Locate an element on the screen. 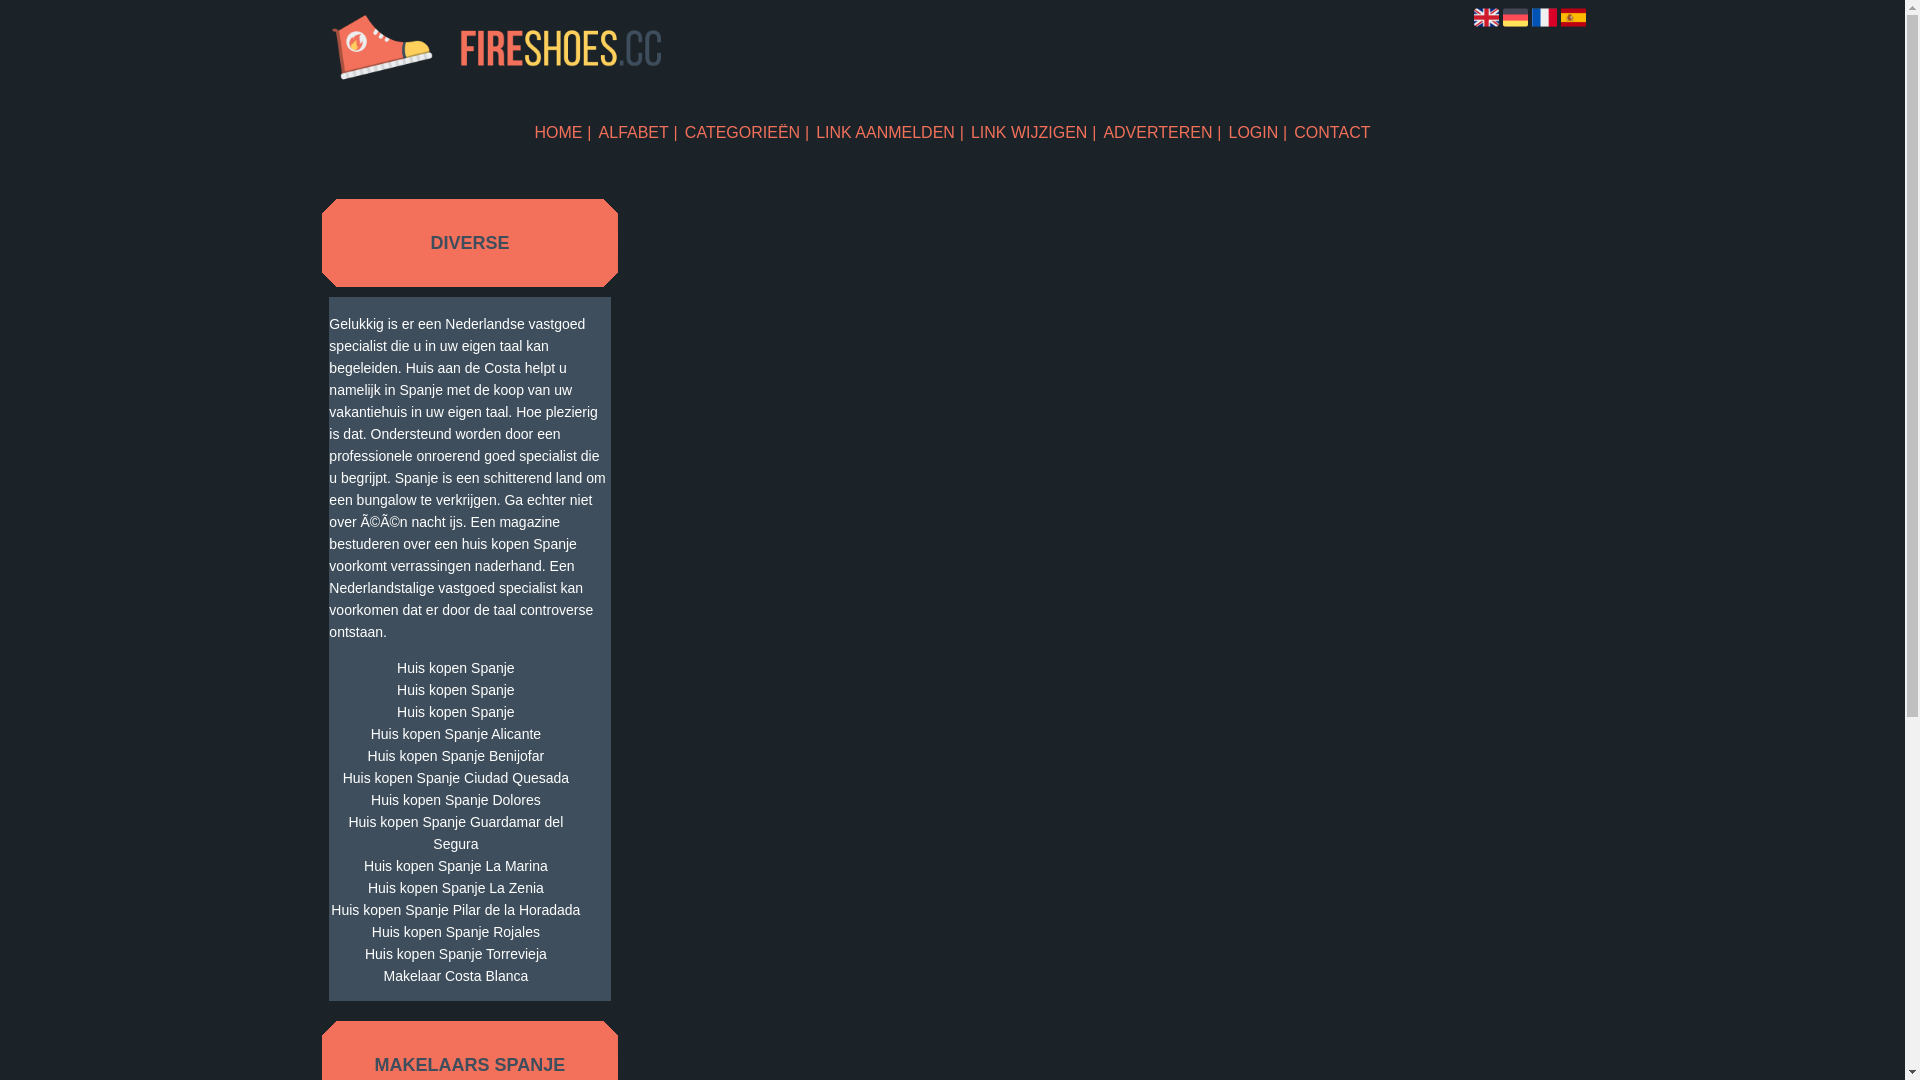 The height and width of the screenshot is (1080, 1920). 'LINK WIJZIGEN' is located at coordinates (1033, 132).